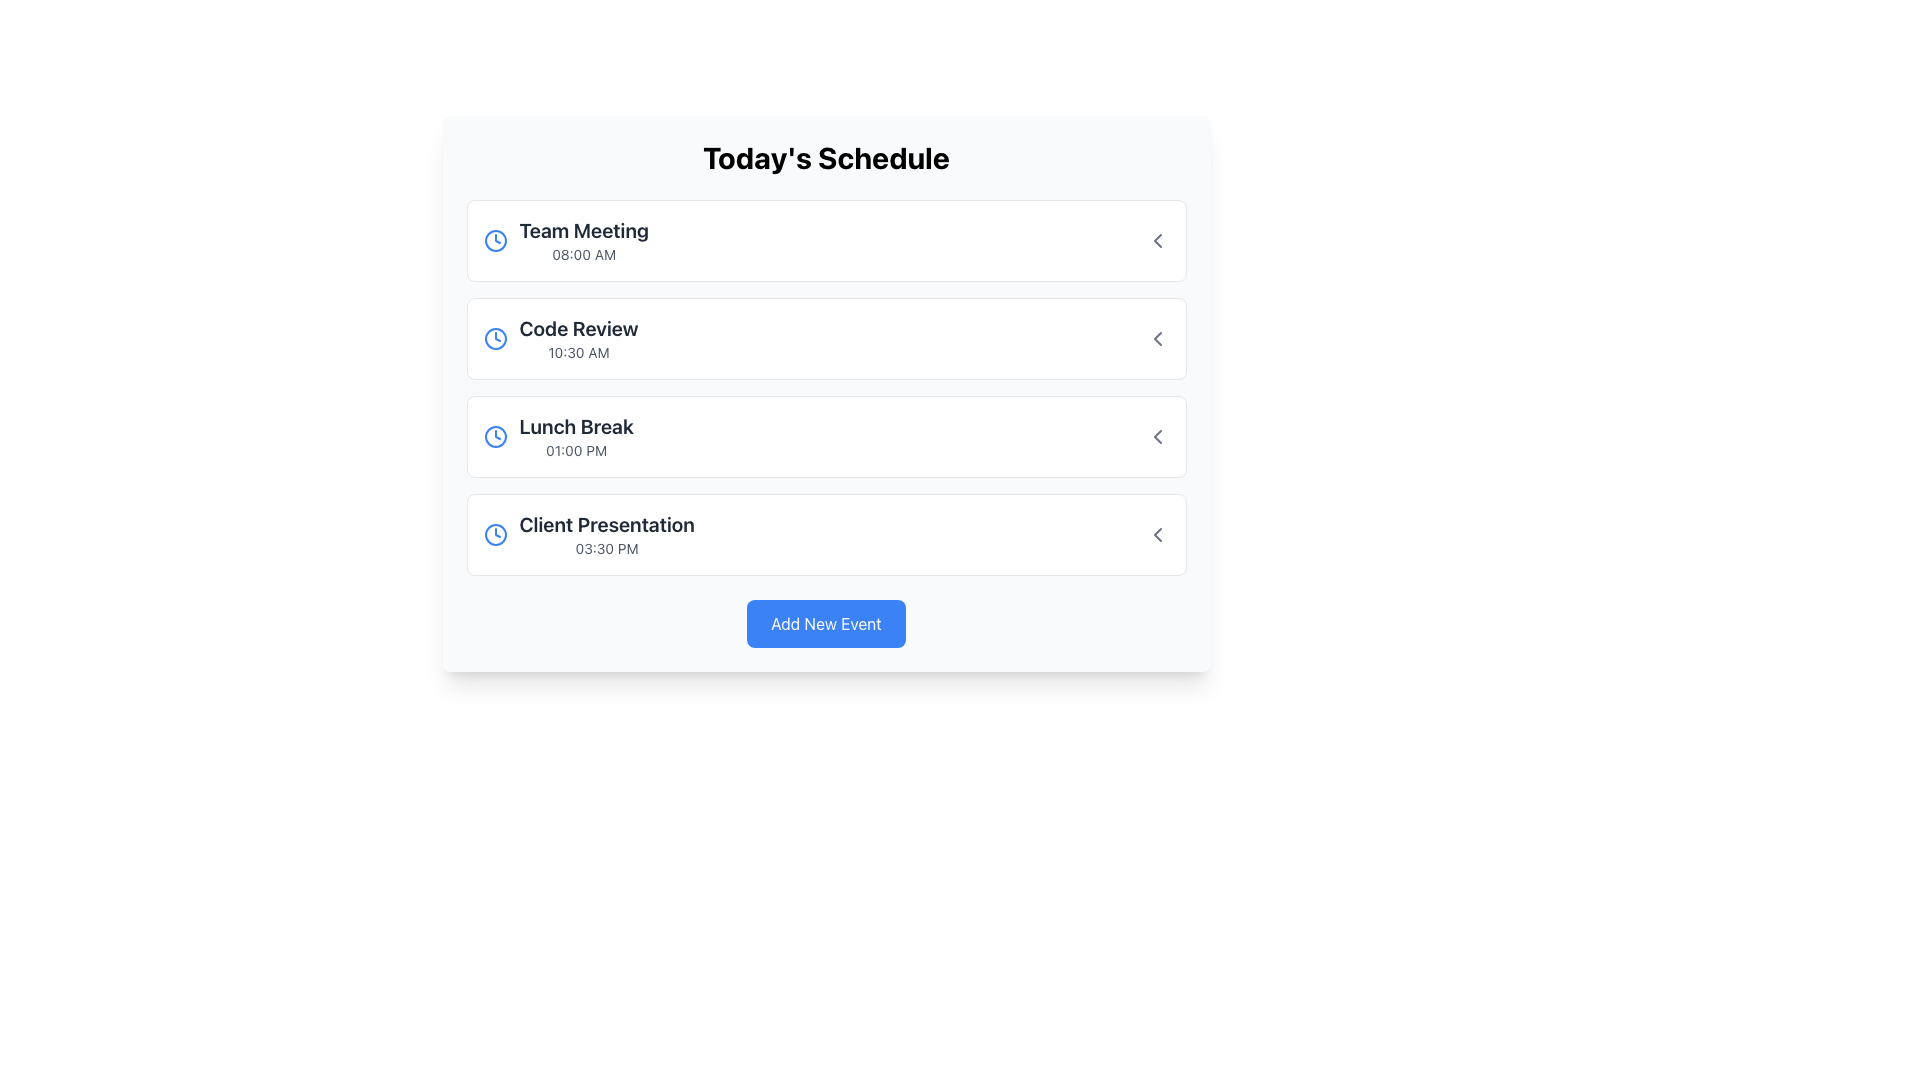  What do you see at coordinates (495, 239) in the screenshot?
I see `the small circular clock icon with blue outlines and a white background, located to the left of 'Team Meeting' and '08:00 AM' in the schedule list` at bounding box center [495, 239].